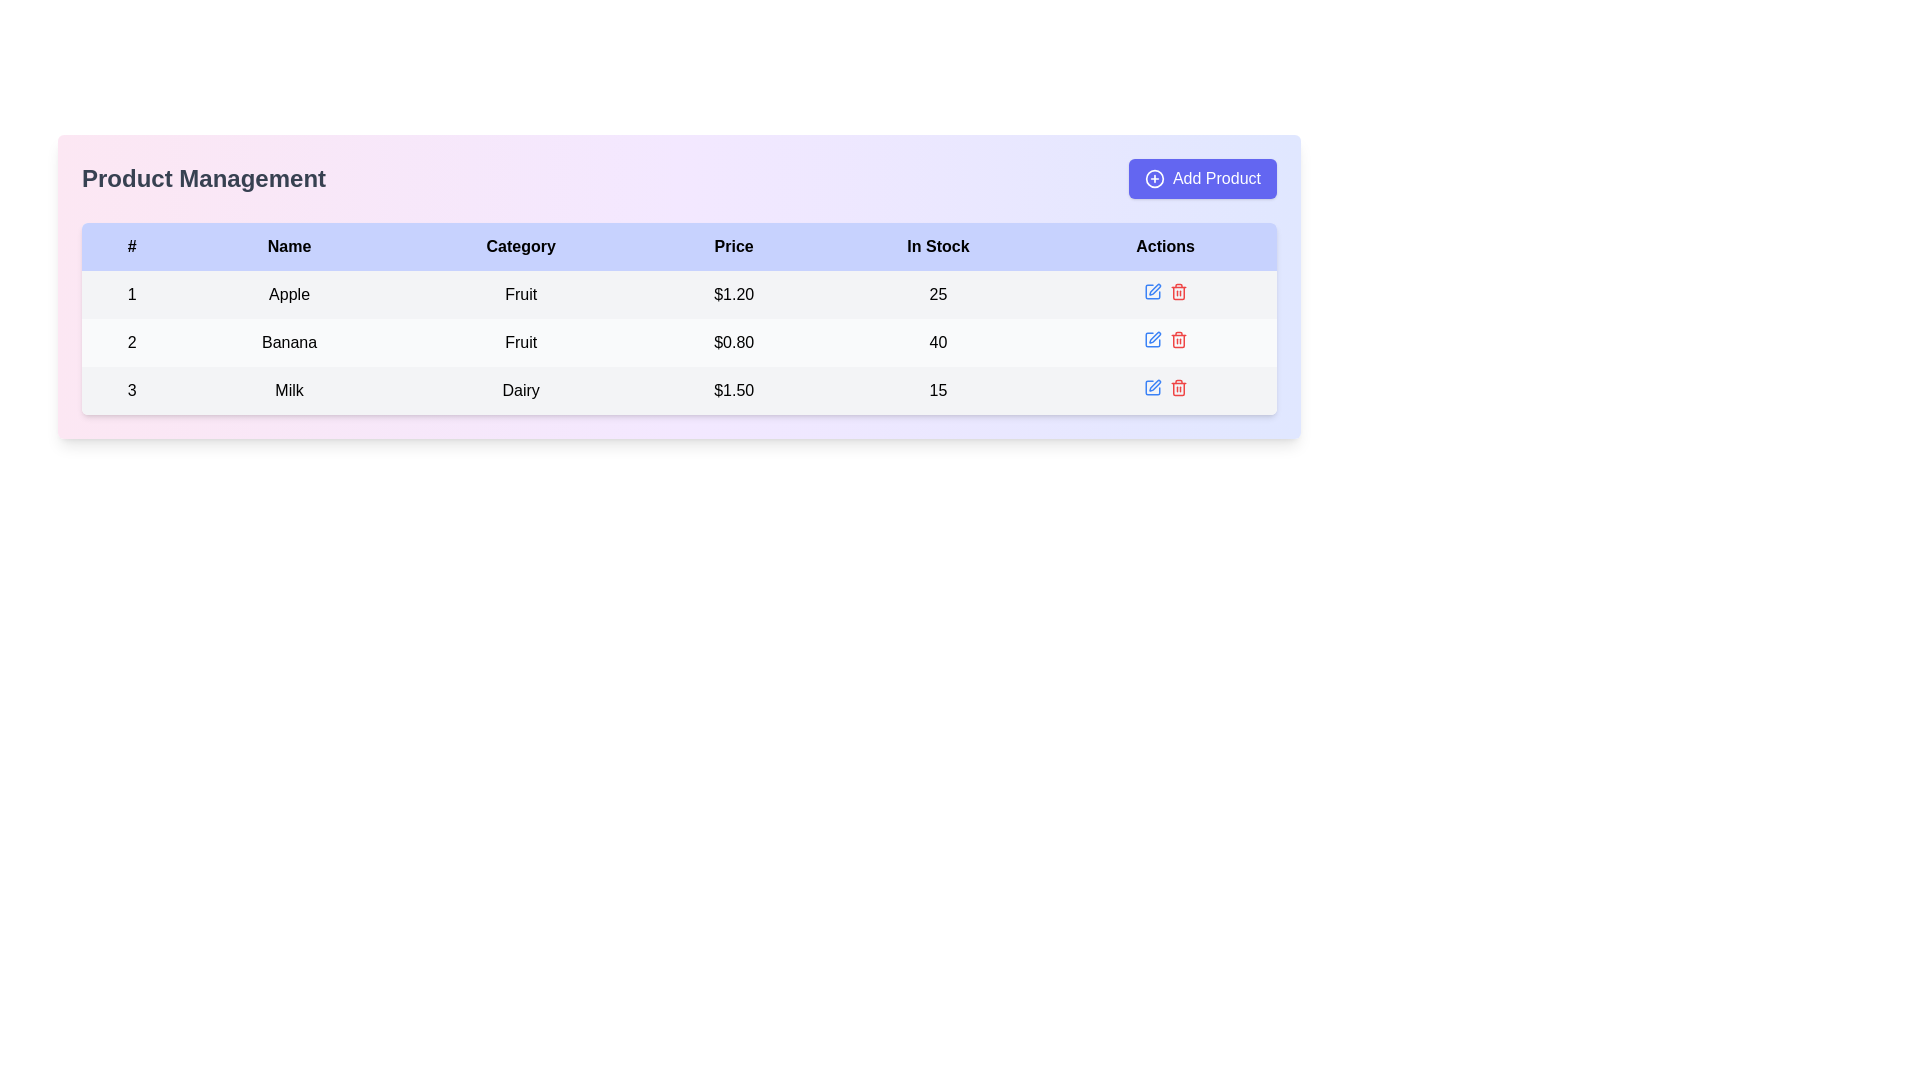 The image size is (1920, 1080). What do you see at coordinates (521, 342) in the screenshot?
I see `the 'Category' text label in the second row of the table, which is adjacent to 'Banana' on the left and '$0.80' on the right` at bounding box center [521, 342].